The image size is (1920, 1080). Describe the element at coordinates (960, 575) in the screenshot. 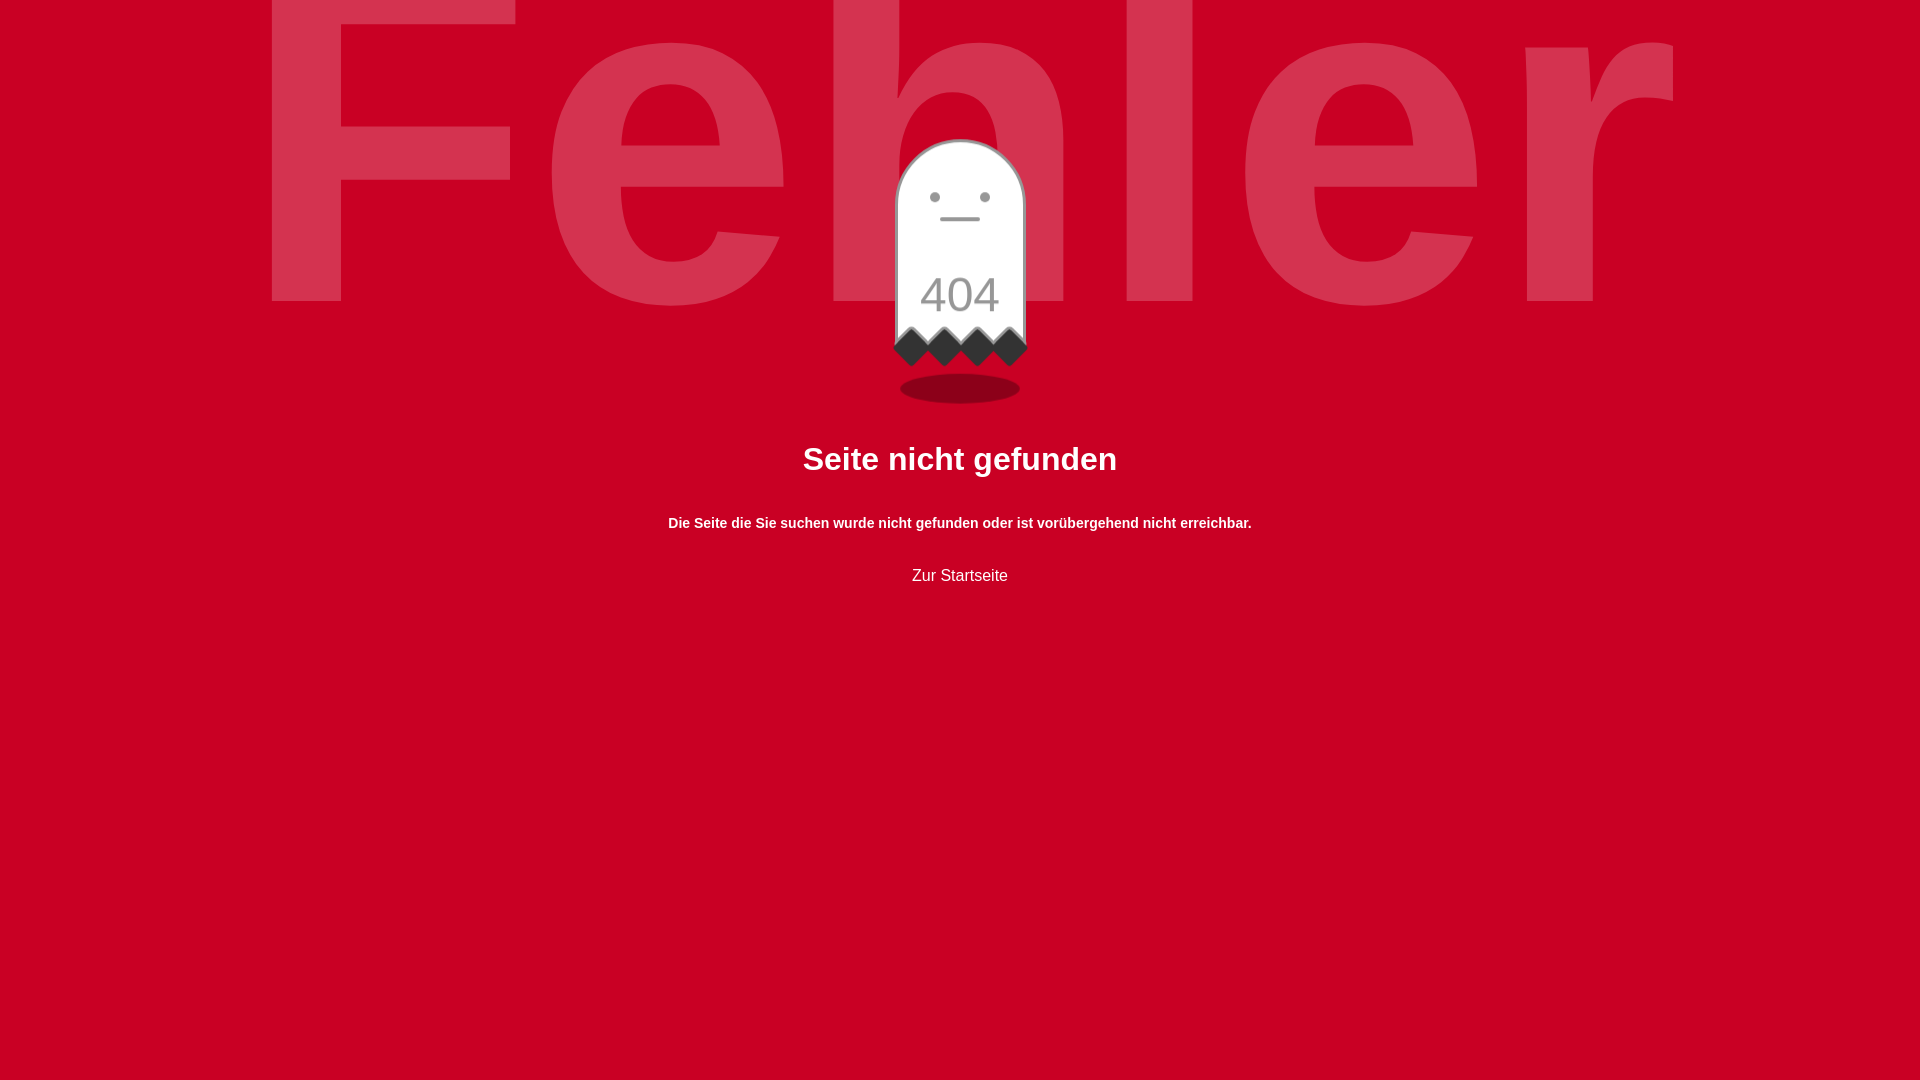

I see `'Zur Startseite'` at that location.